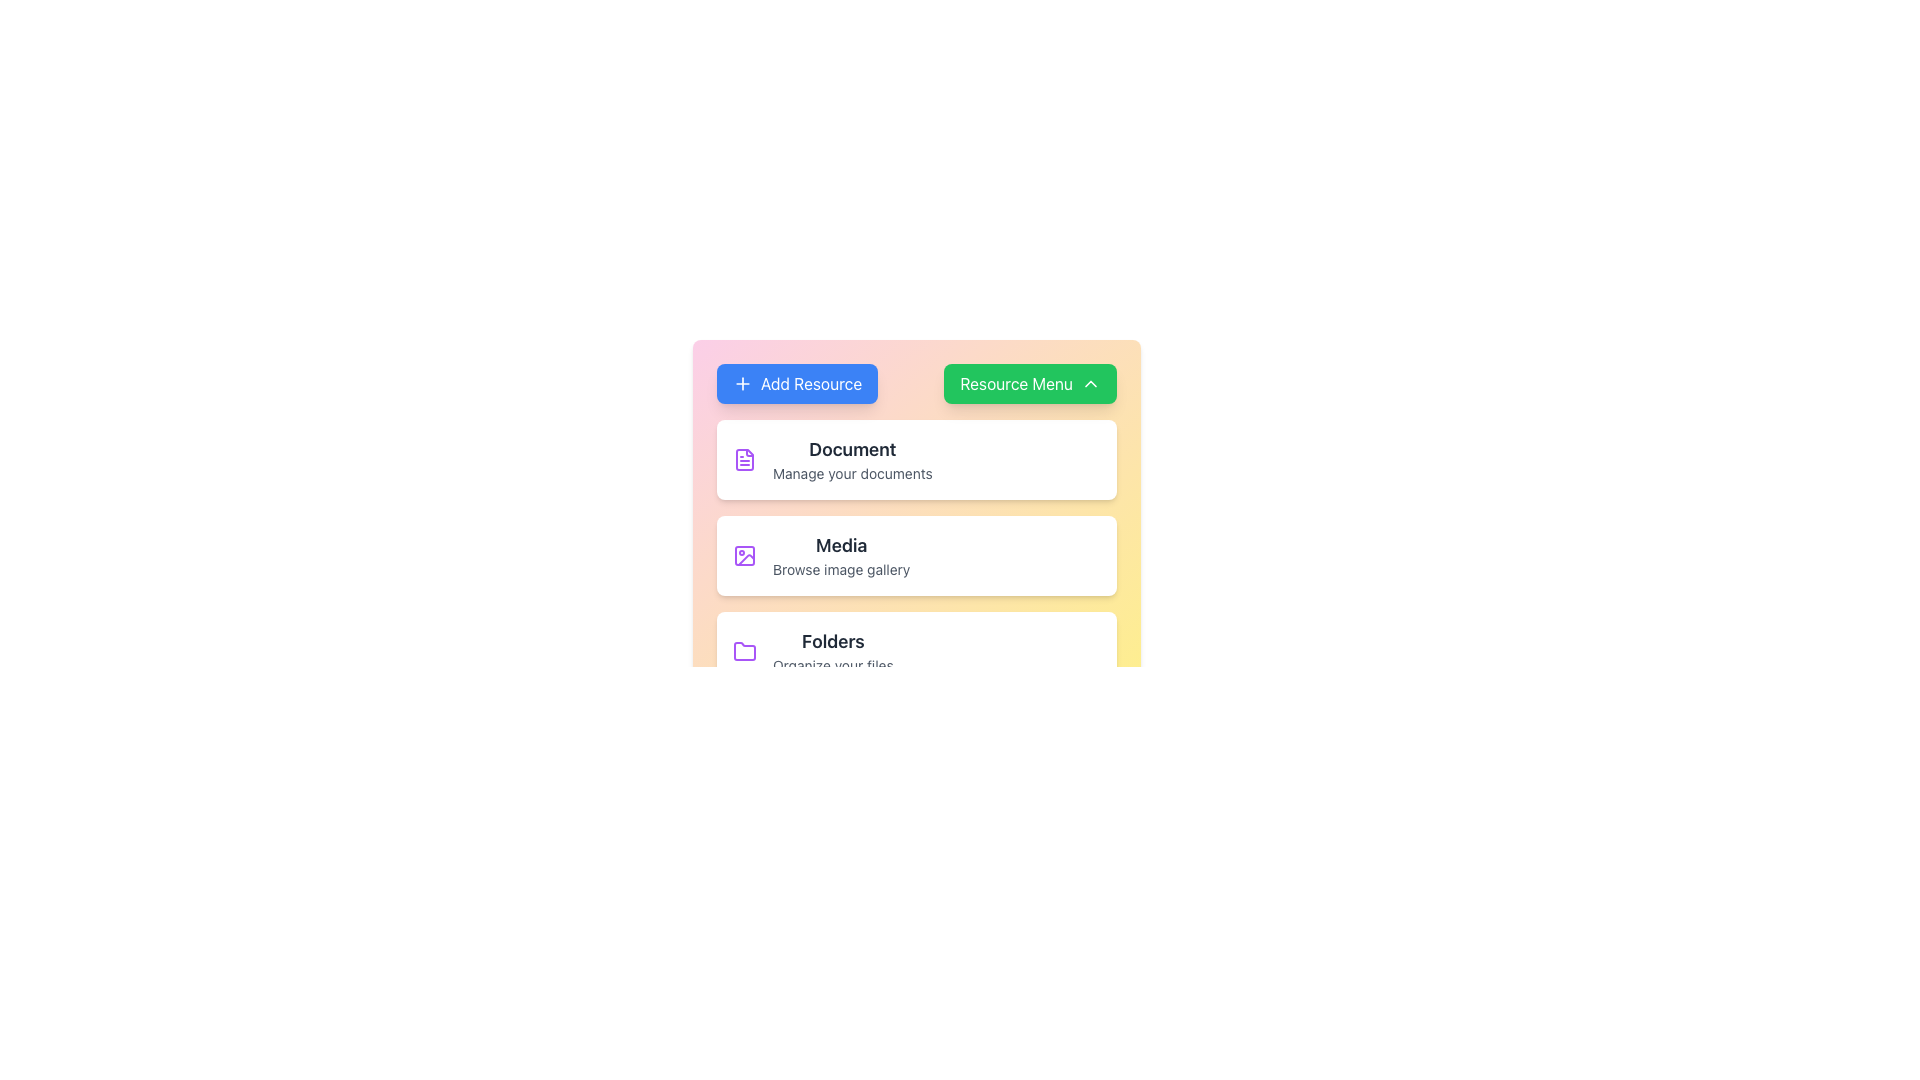 The image size is (1920, 1080). Describe the element at coordinates (915, 470) in the screenshot. I see `the 'Document' button, which is a rectangular box with a white background, rounded corners, and contains bold text titled 'Document' and a smaller description 'Manage your documents'. It is the first of three stacked options below the header with buttons like 'Add Resource'` at that location.